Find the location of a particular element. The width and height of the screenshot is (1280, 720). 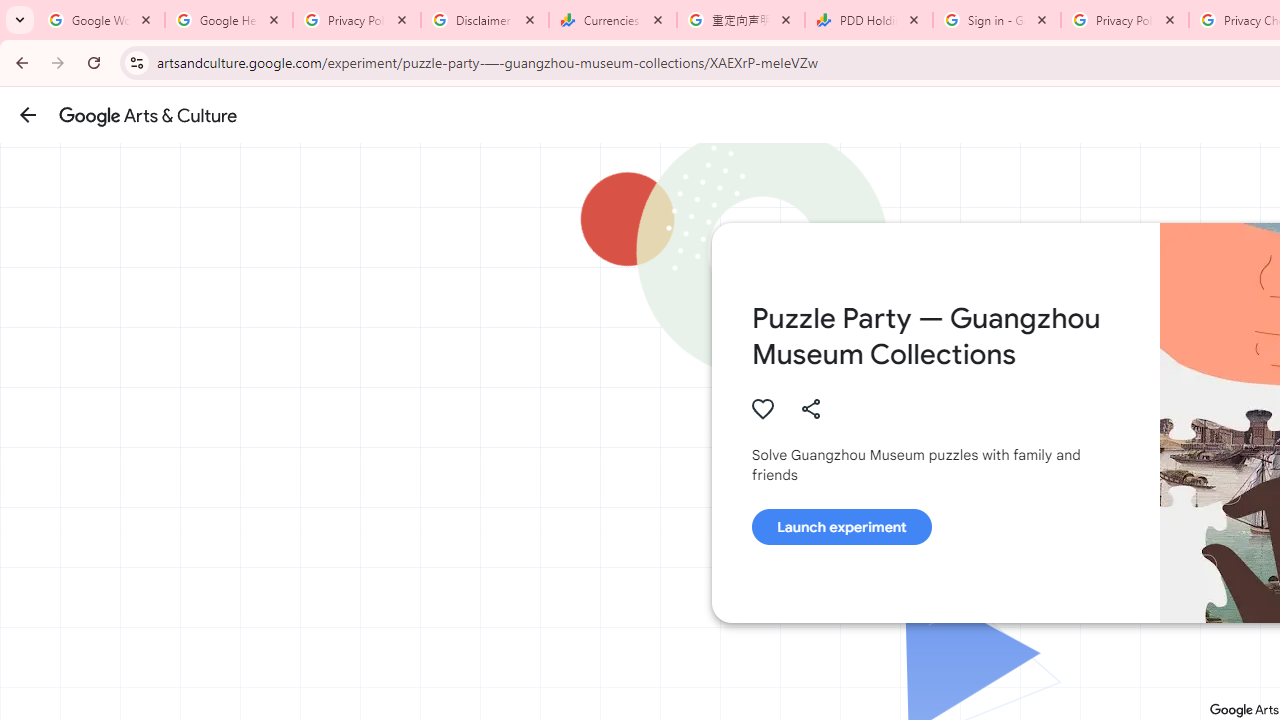

'Google Arts & Culture' is located at coordinates (147, 115).